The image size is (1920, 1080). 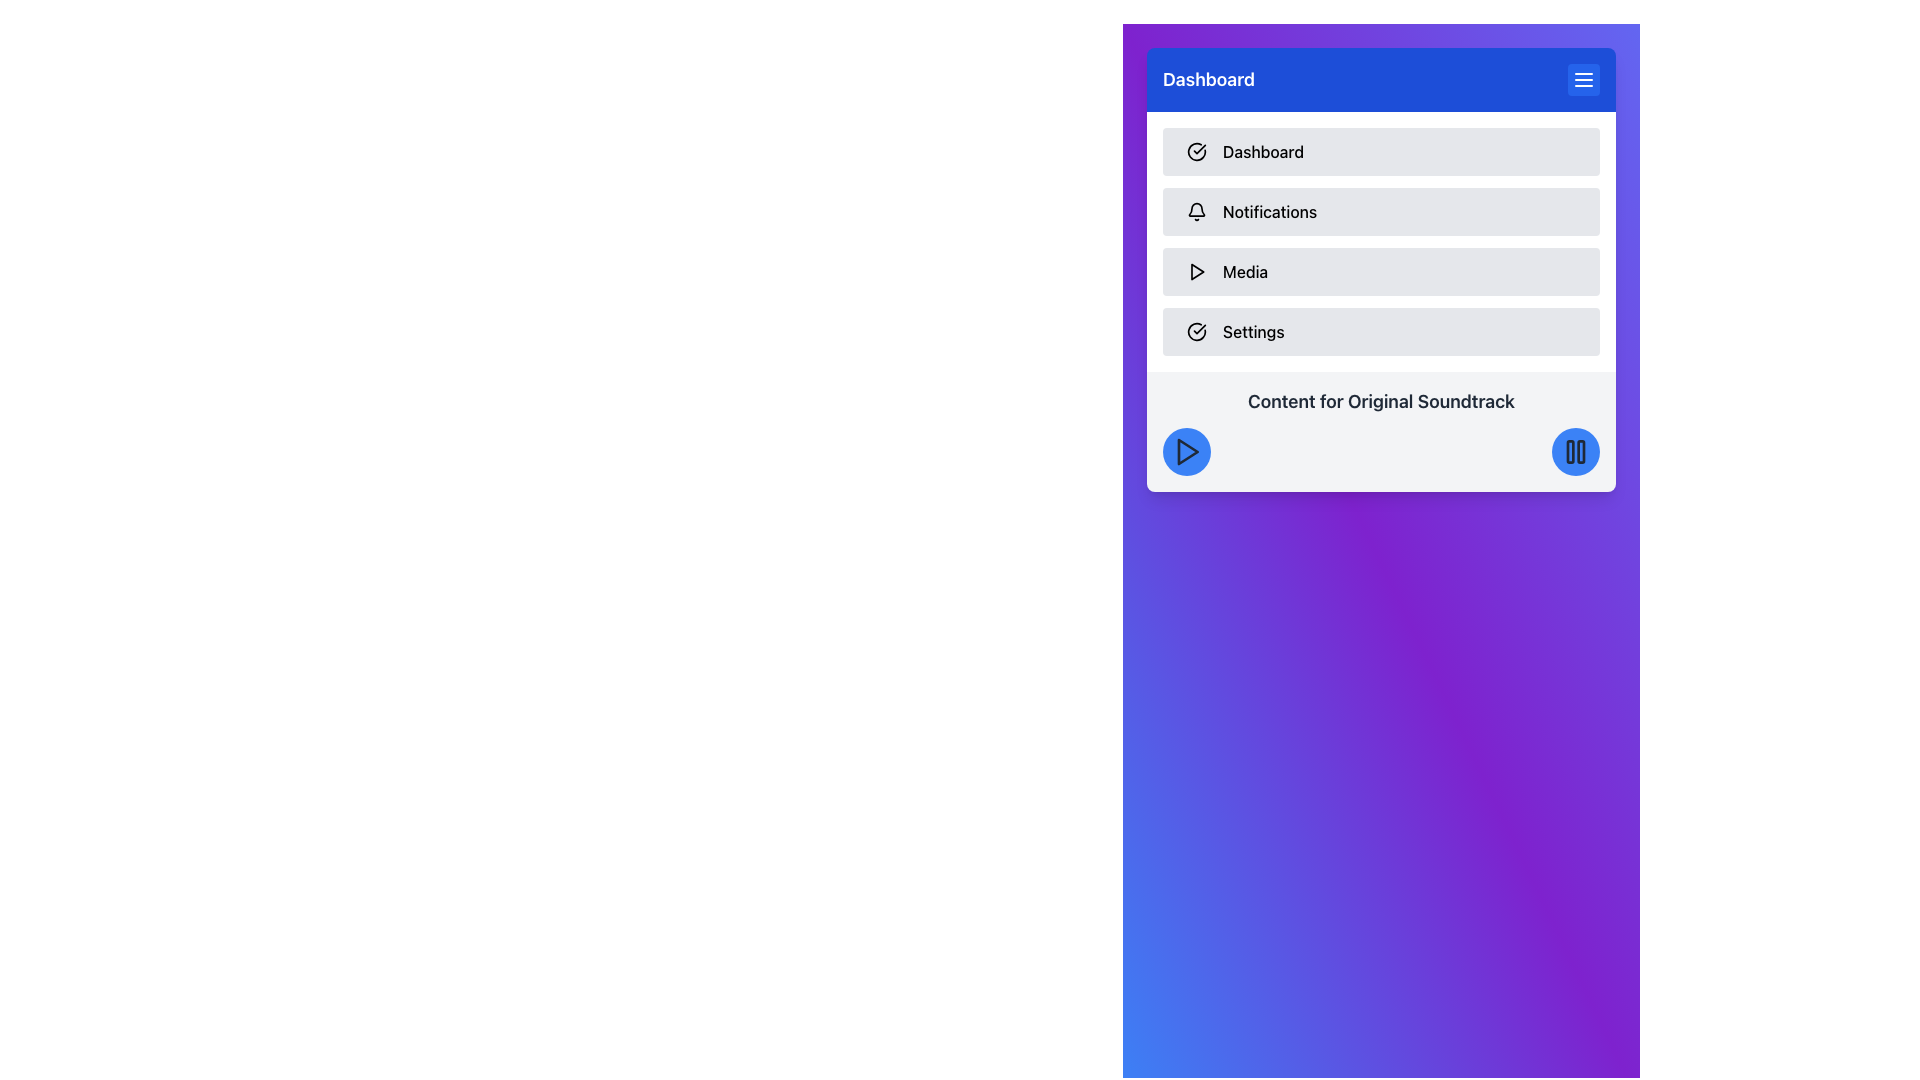 I want to click on visual design of the first icon representing the 'Dashboard' section, located to the left of the text label 'Dashboard', so click(x=1196, y=150).